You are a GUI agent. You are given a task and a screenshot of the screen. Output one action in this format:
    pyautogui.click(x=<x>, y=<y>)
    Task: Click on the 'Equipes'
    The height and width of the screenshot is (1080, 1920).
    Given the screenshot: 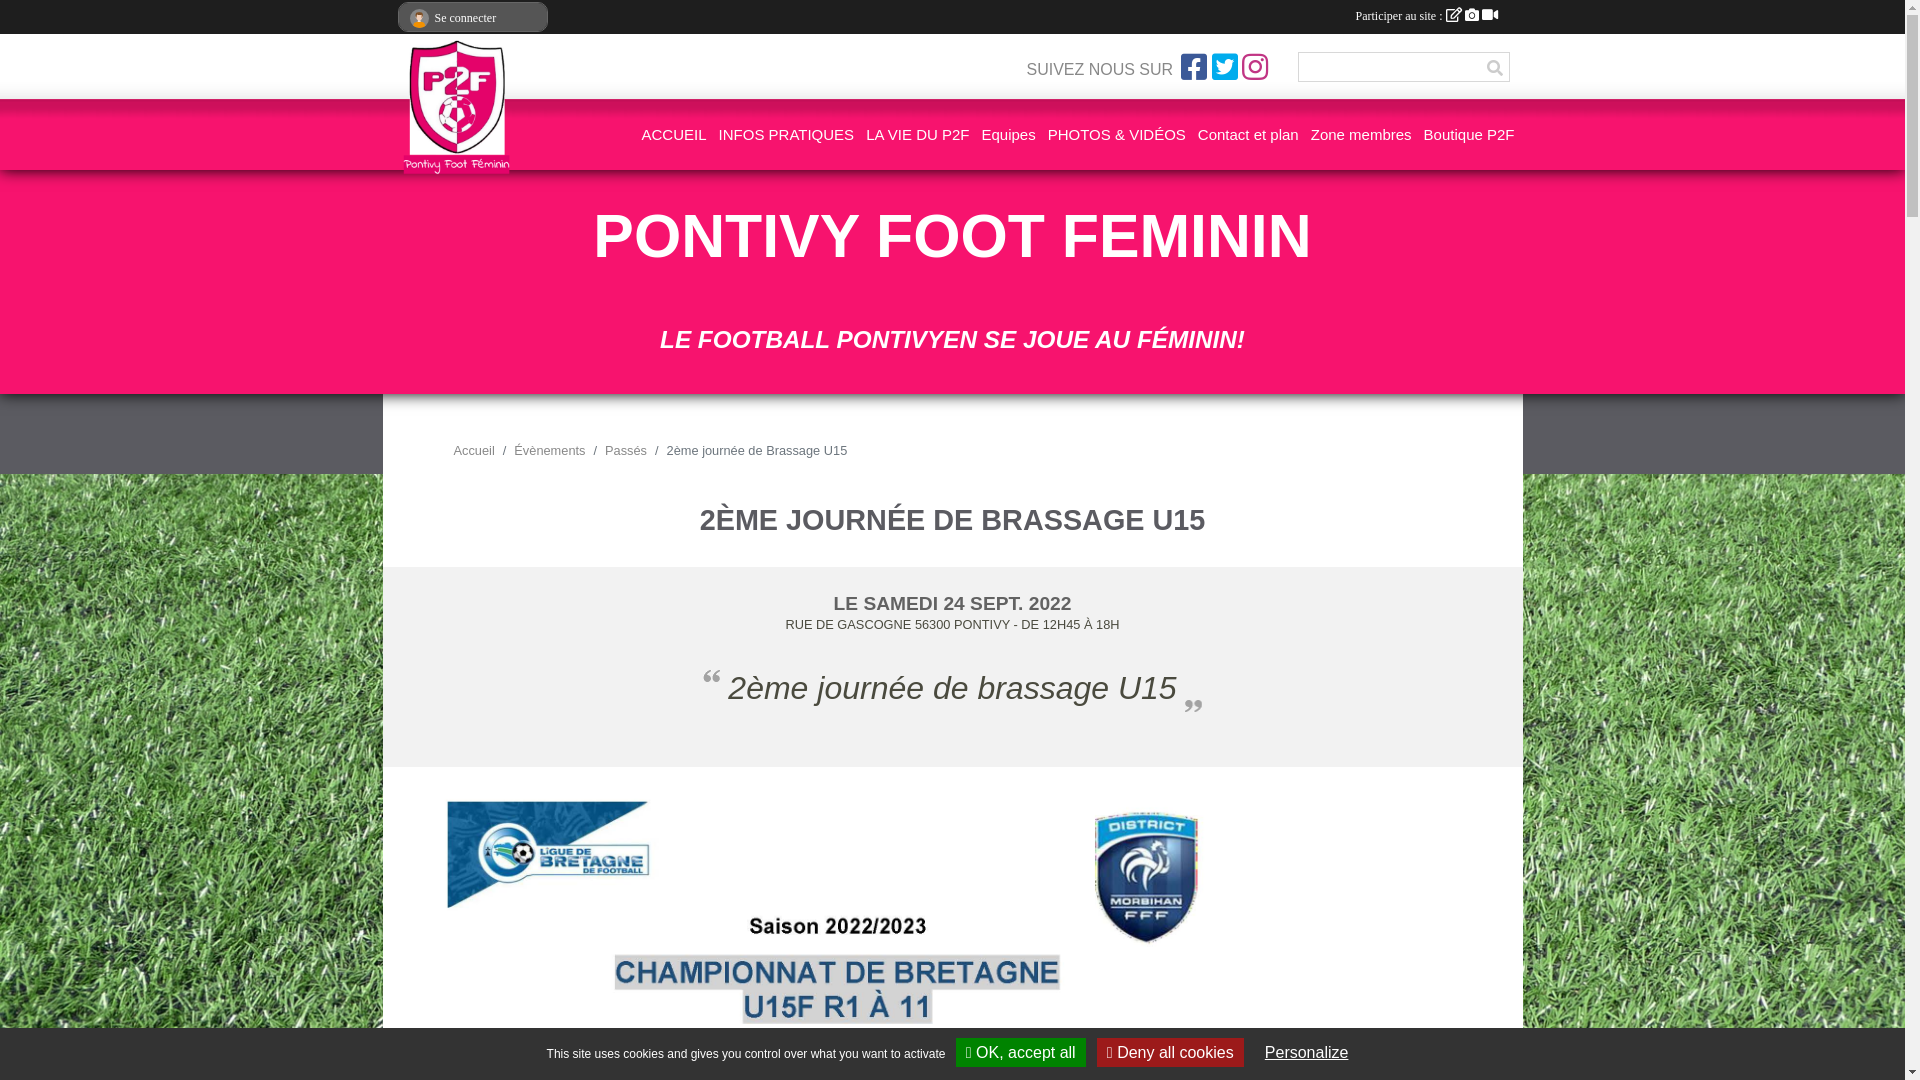 What is the action you would take?
    pyautogui.click(x=1008, y=134)
    